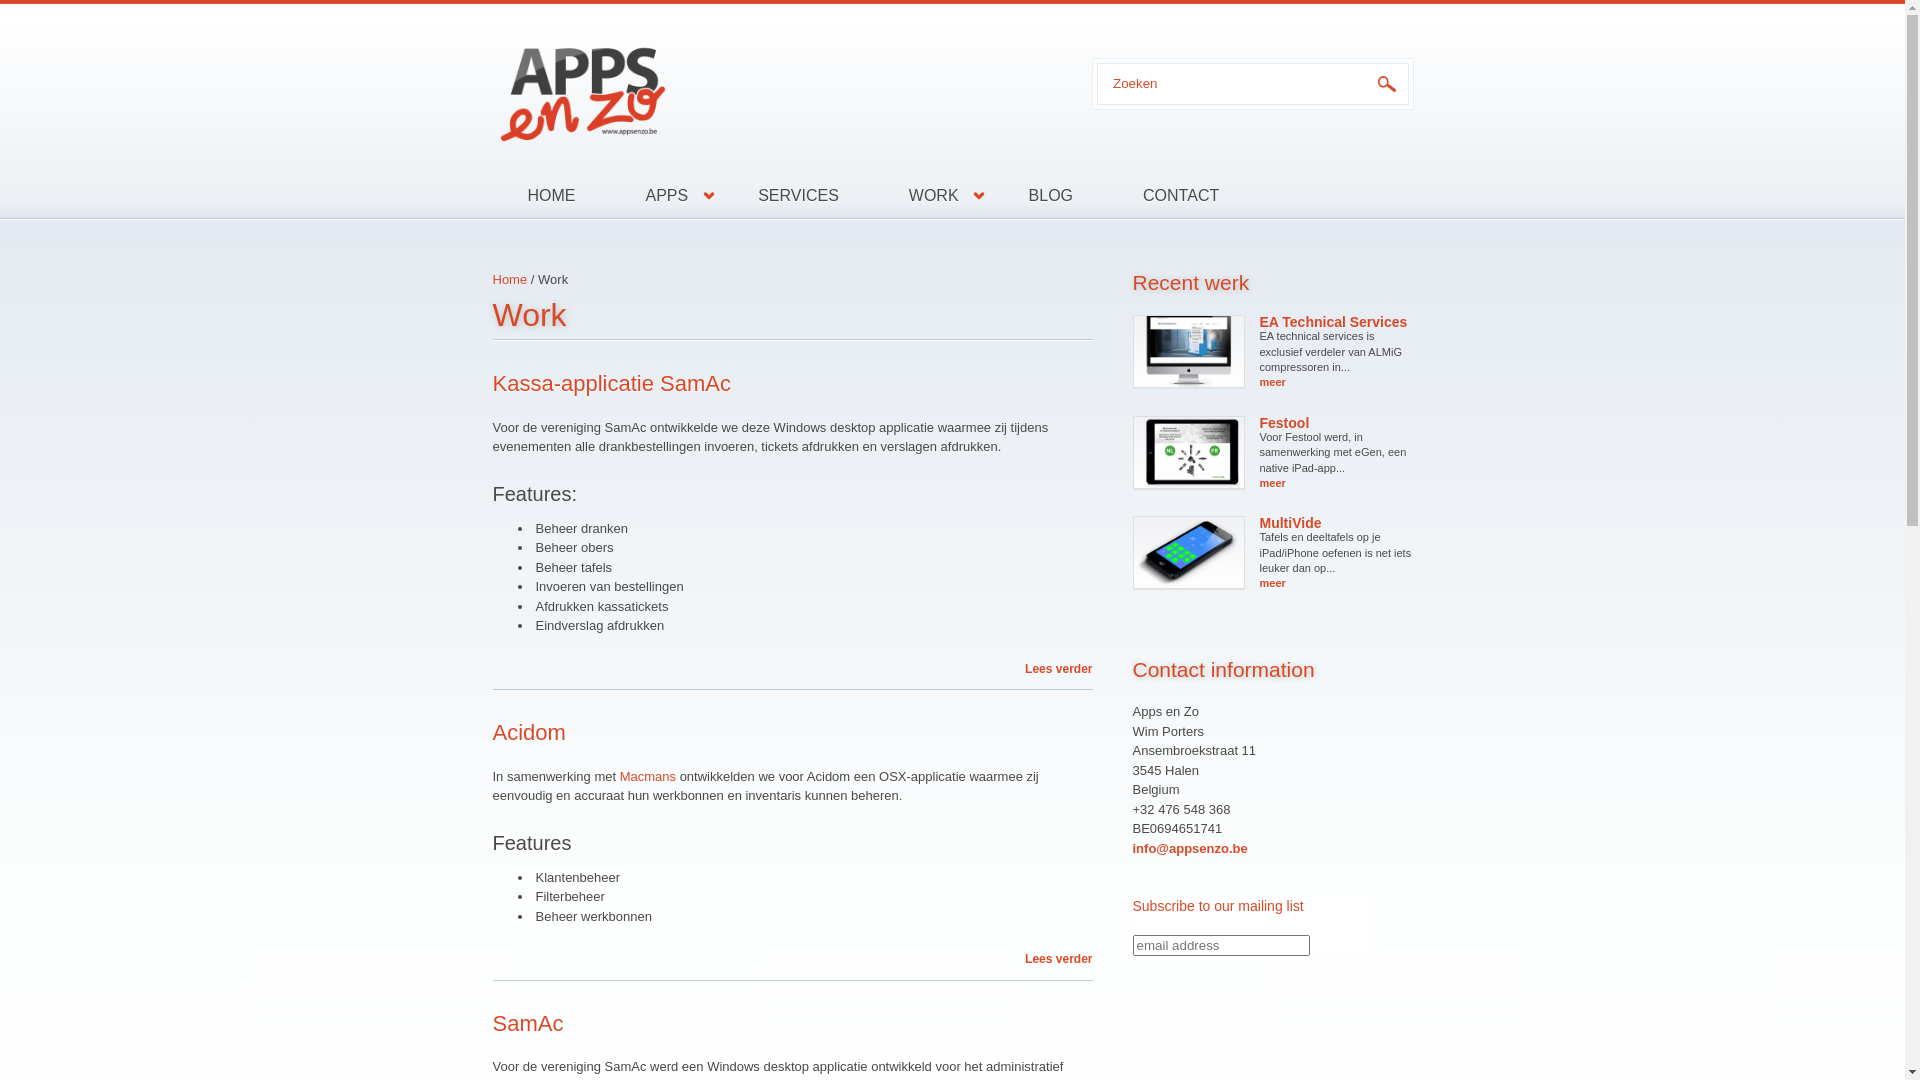 This screenshot has width=1920, height=1080. I want to click on 'Home', so click(509, 279).